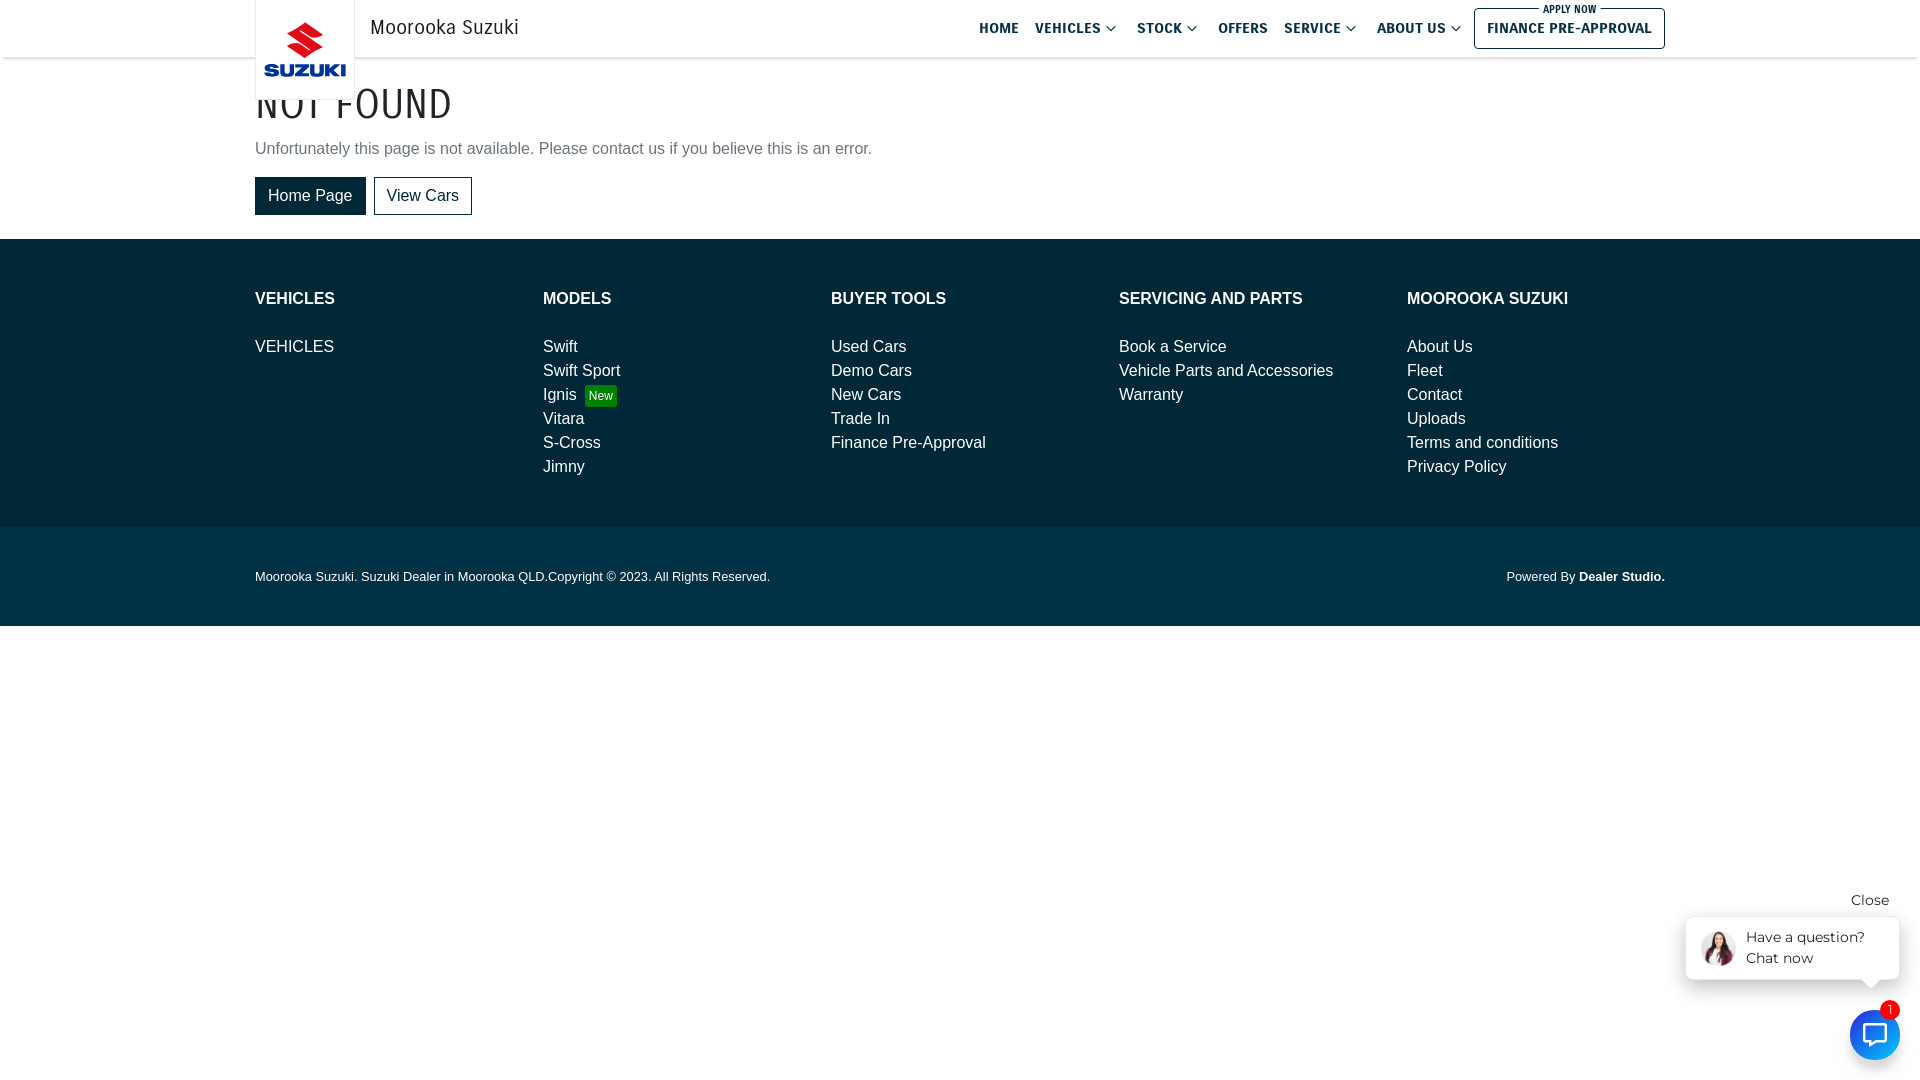 The image size is (1920, 1080). Describe the element at coordinates (374, 195) in the screenshot. I see `'View Cars'` at that location.